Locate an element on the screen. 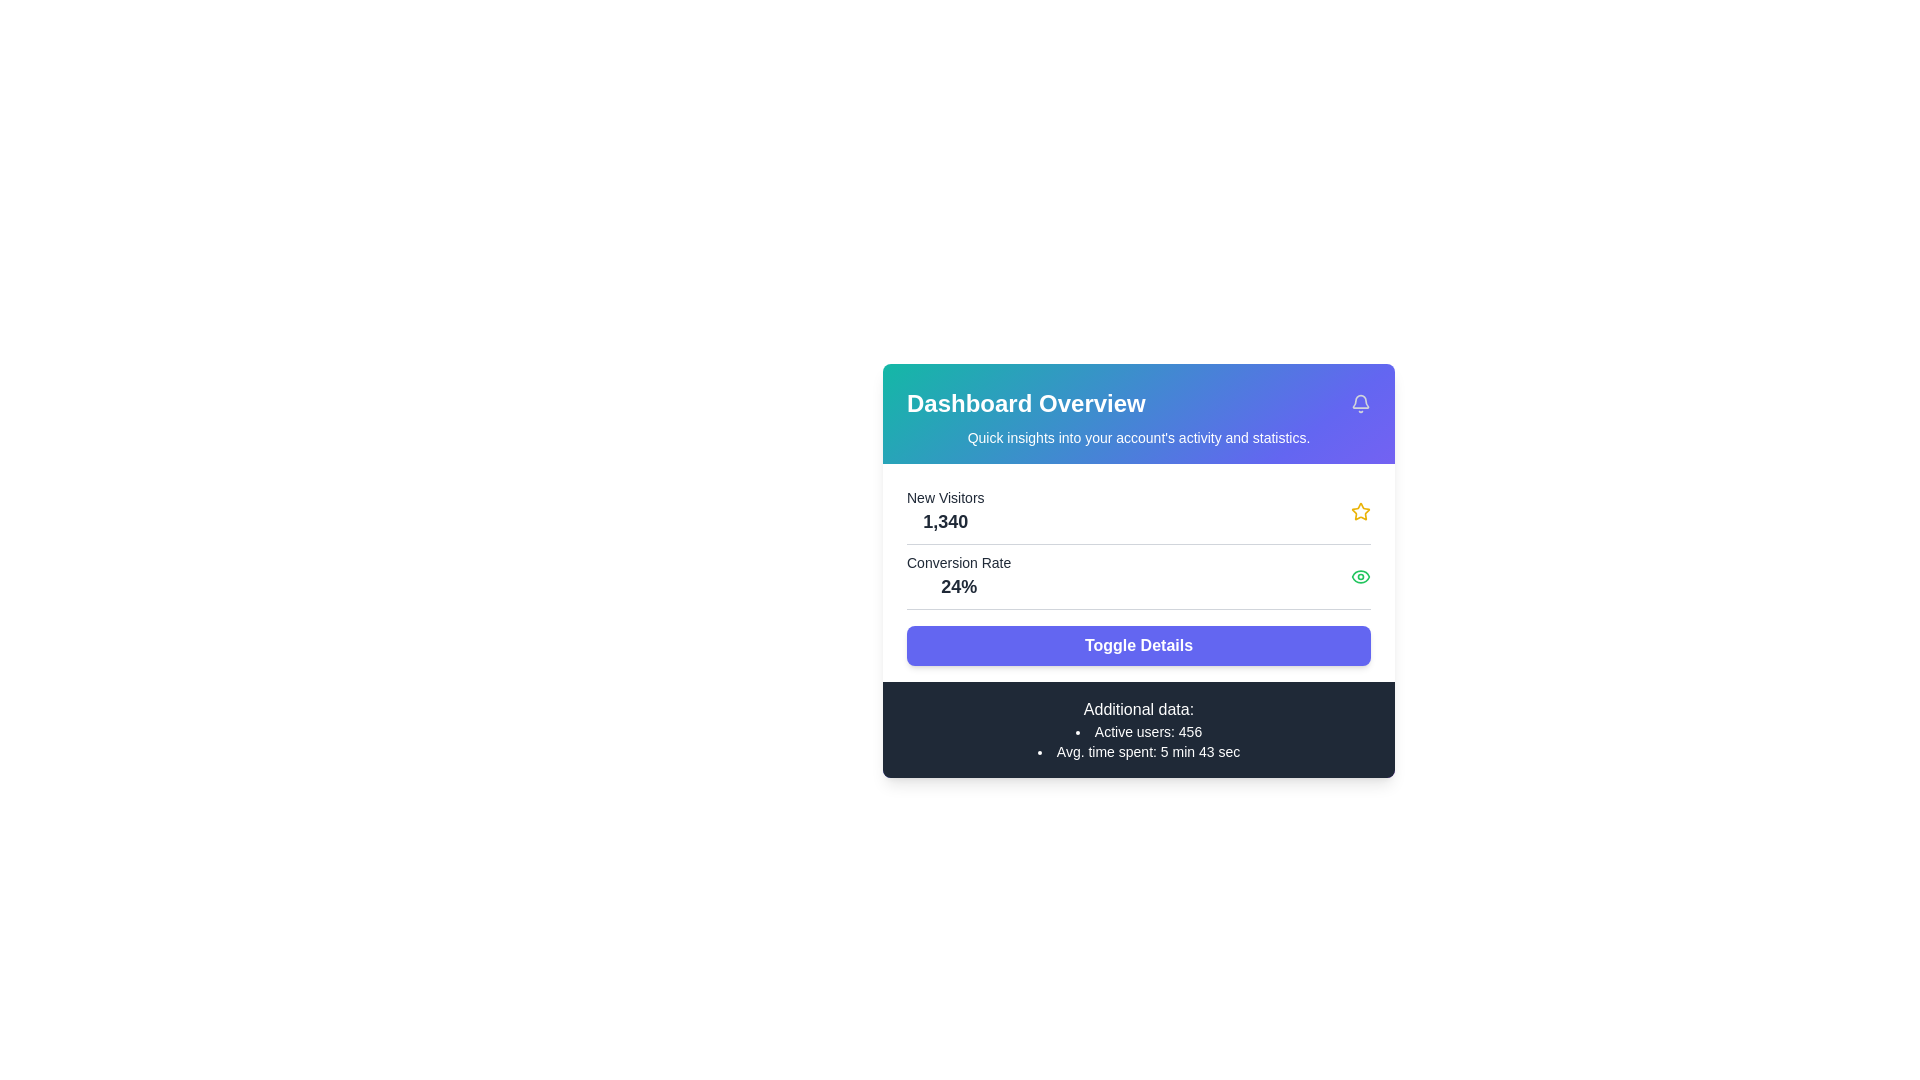  the Header section that displays the title 'Dashboard Overview' and the subtitle 'Quick insights into your account's activity and statistics.' is located at coordinates (1138, 412).